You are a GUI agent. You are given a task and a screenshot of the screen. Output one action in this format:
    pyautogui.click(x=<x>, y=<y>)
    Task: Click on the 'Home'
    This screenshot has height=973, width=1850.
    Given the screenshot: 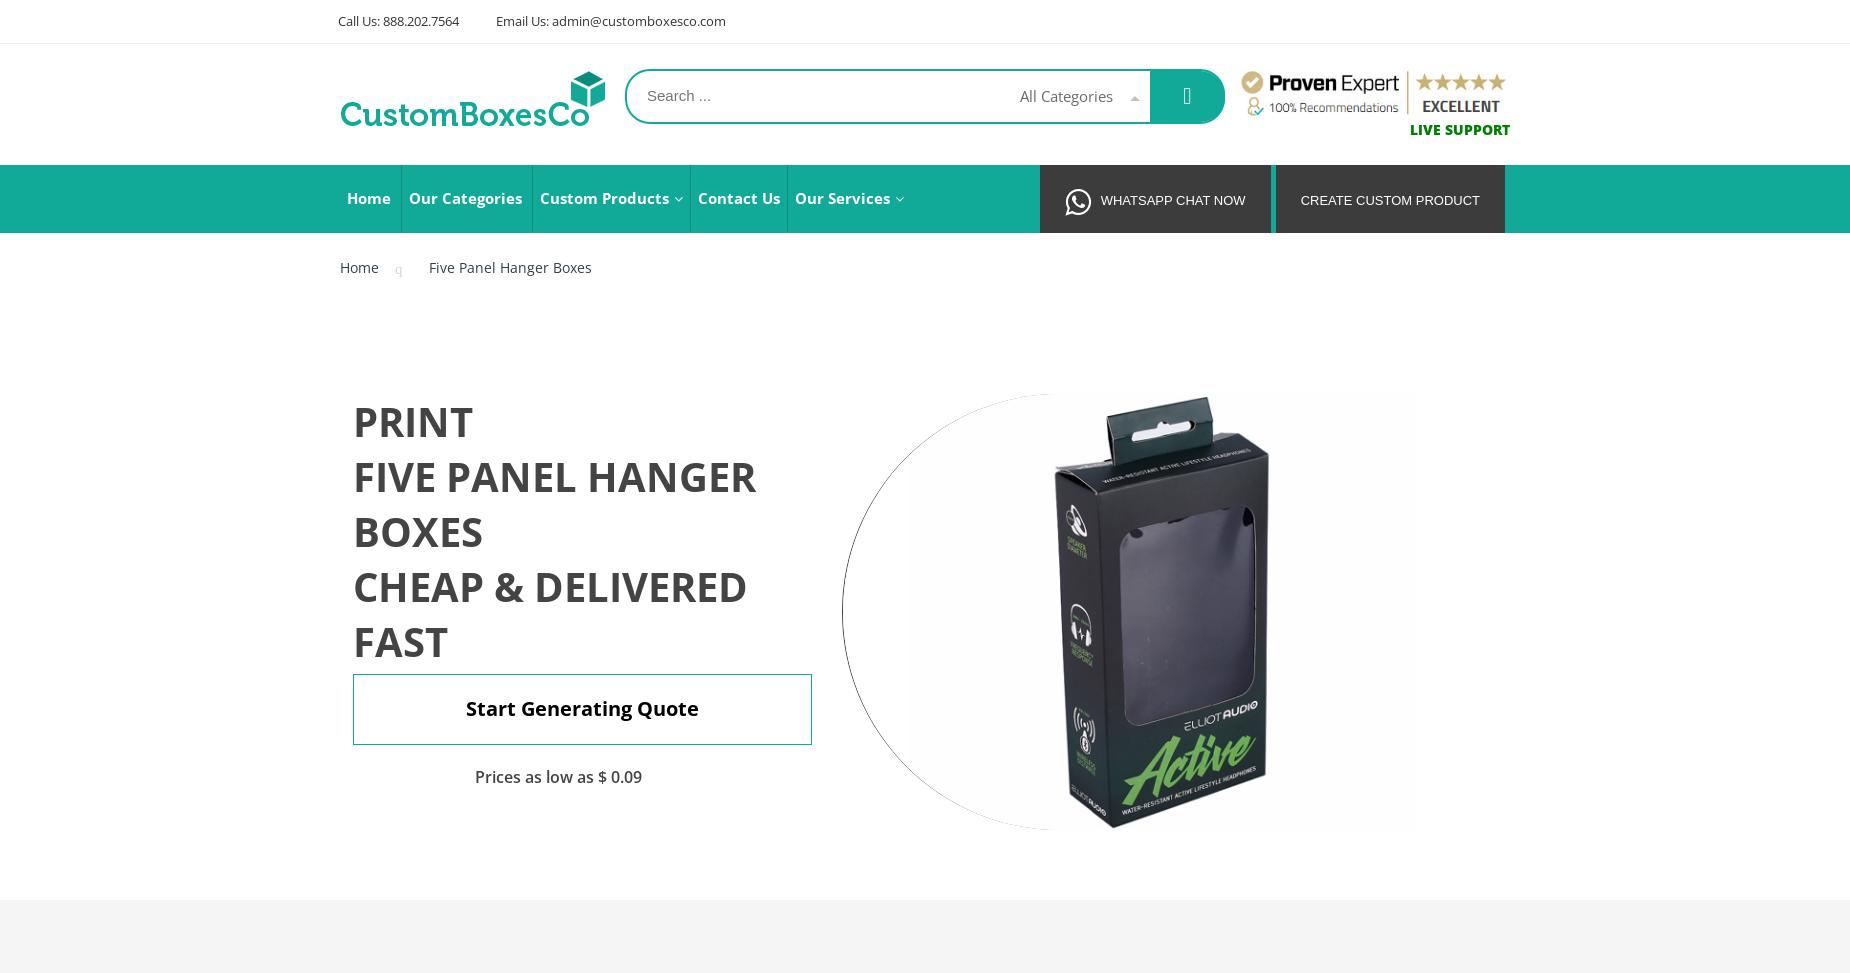 What is the action you would take?
    pyautogui.click(x=358, y=266)
    